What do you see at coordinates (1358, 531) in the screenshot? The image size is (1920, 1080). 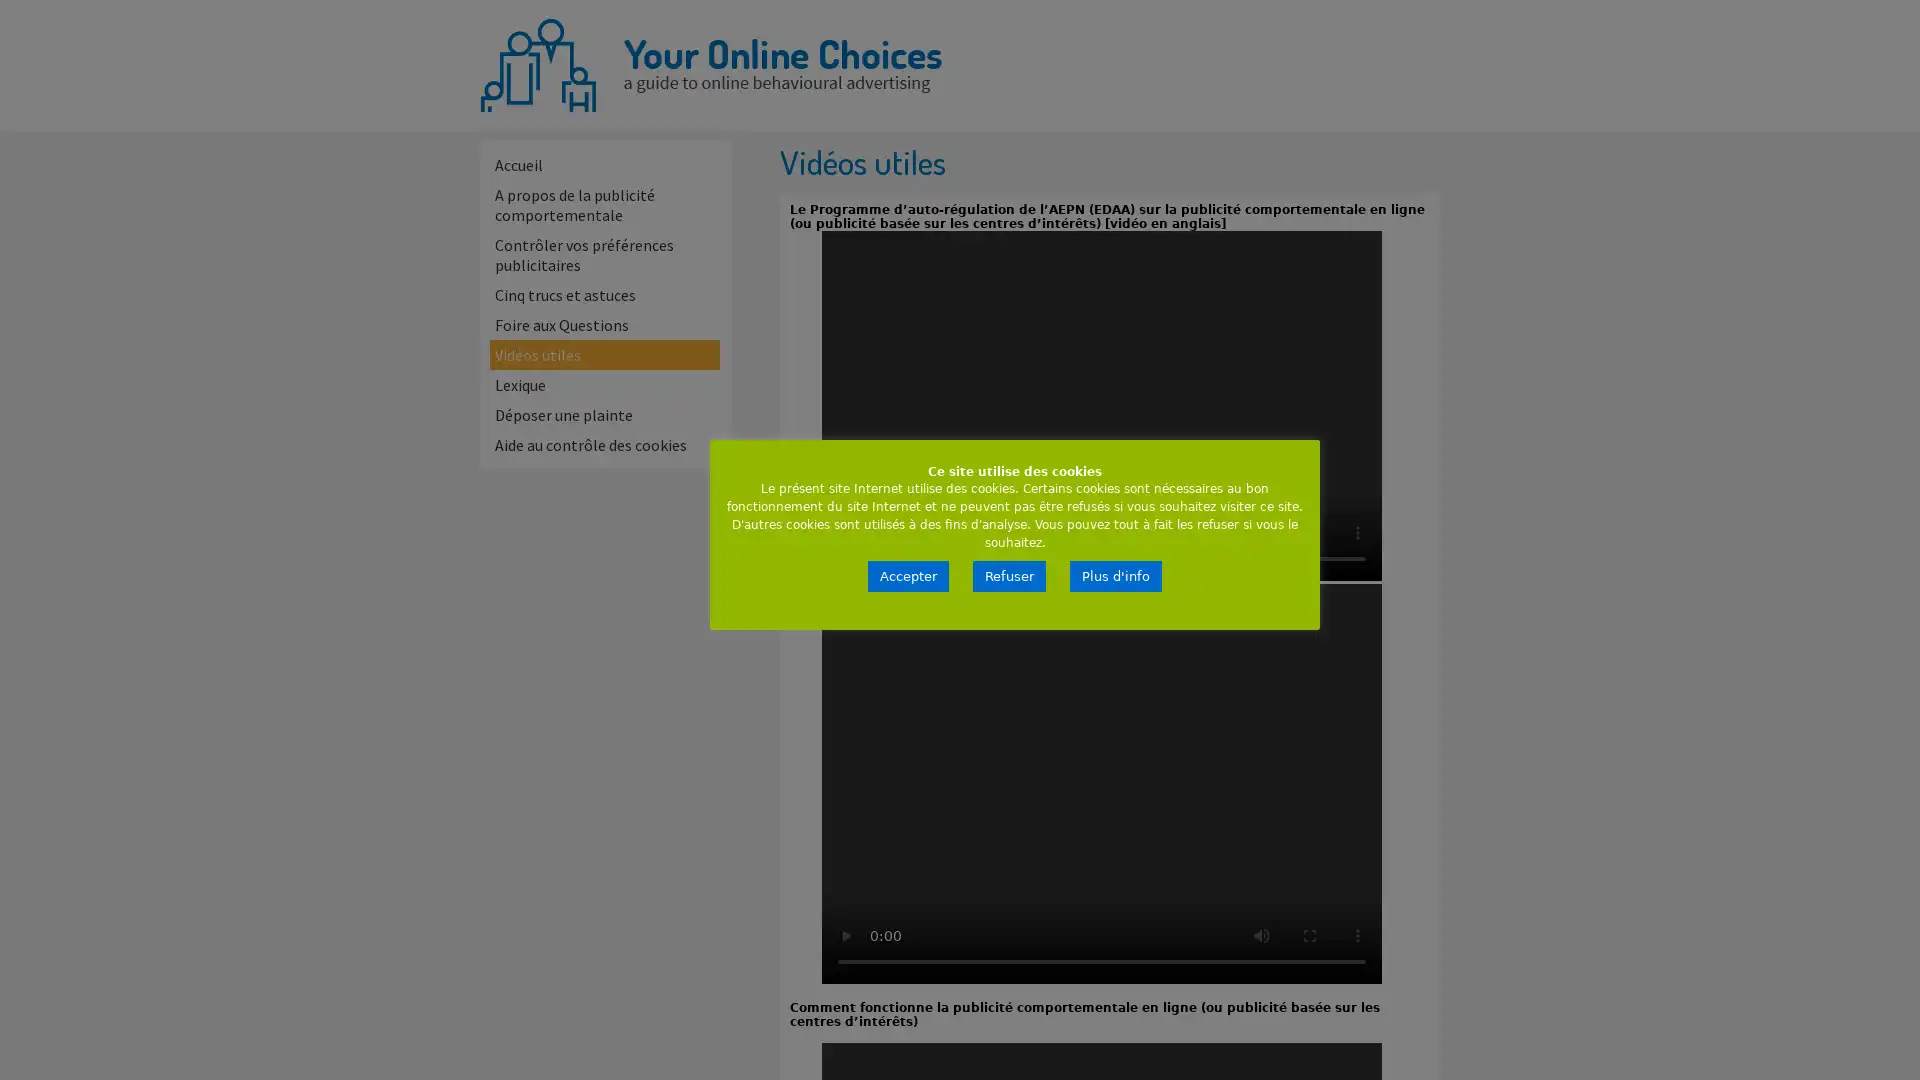 I see `show more media controls` at bounding box center [1358, 531].